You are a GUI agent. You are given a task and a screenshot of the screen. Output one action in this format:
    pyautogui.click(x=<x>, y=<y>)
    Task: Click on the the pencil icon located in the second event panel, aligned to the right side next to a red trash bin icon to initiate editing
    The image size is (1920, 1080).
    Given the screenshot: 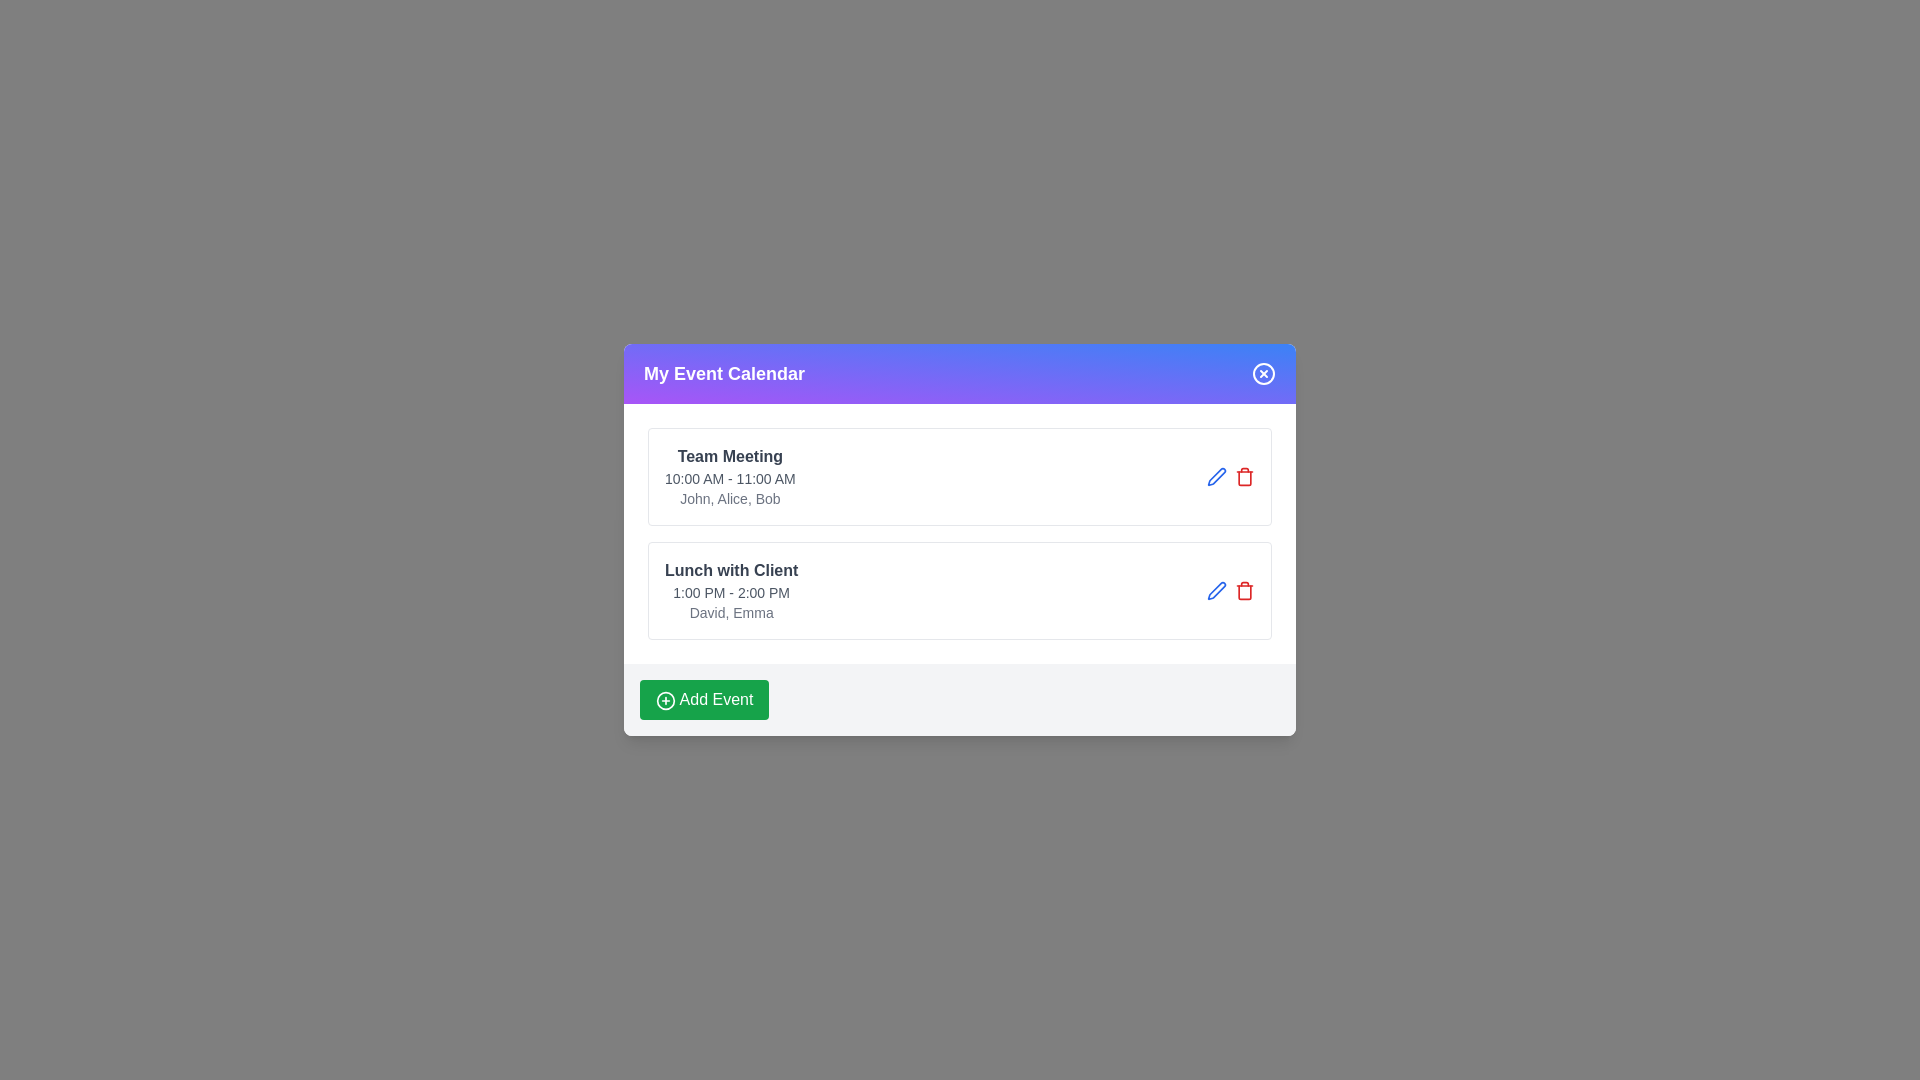 What is the action you would take?
    pyautogui.click(x=1216, y=477)
    